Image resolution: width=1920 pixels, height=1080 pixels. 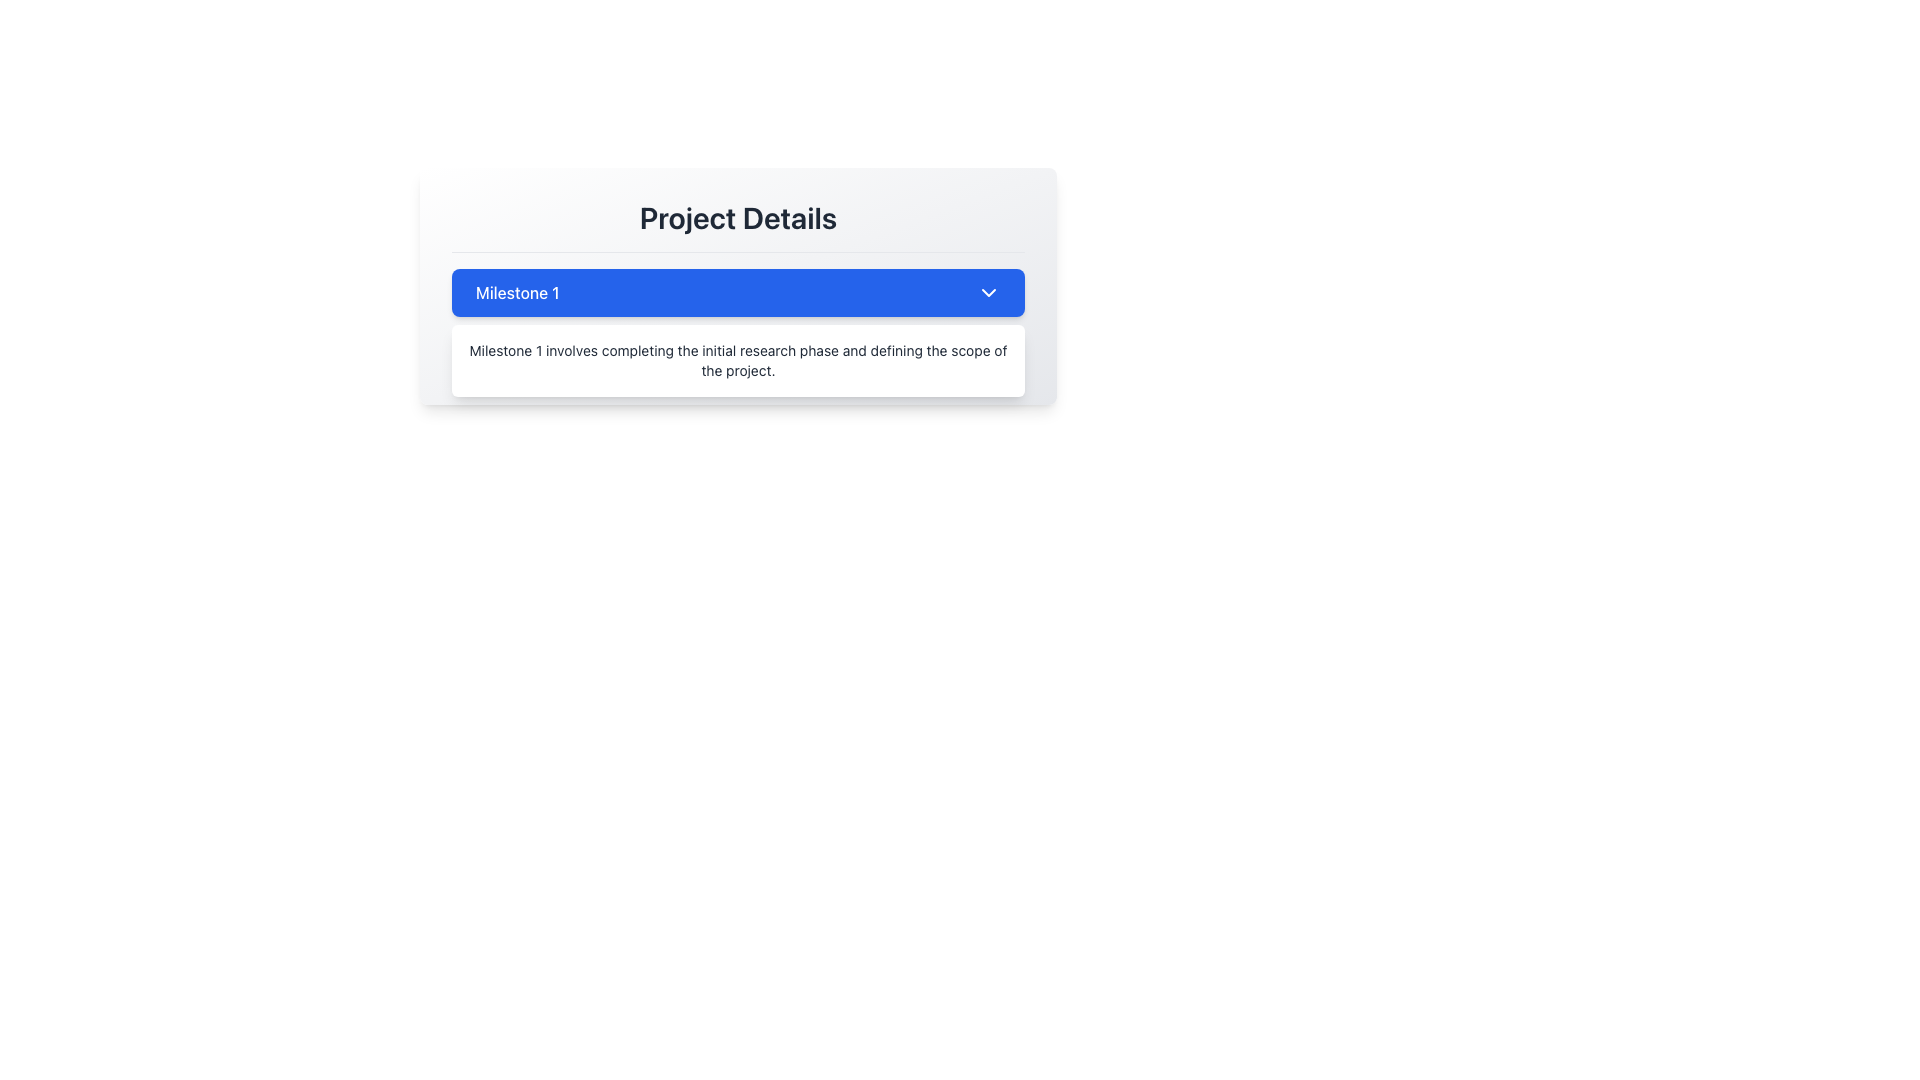 I want to click on the collapsible section header for 'Milestone 1', so click(x=737, y=312).